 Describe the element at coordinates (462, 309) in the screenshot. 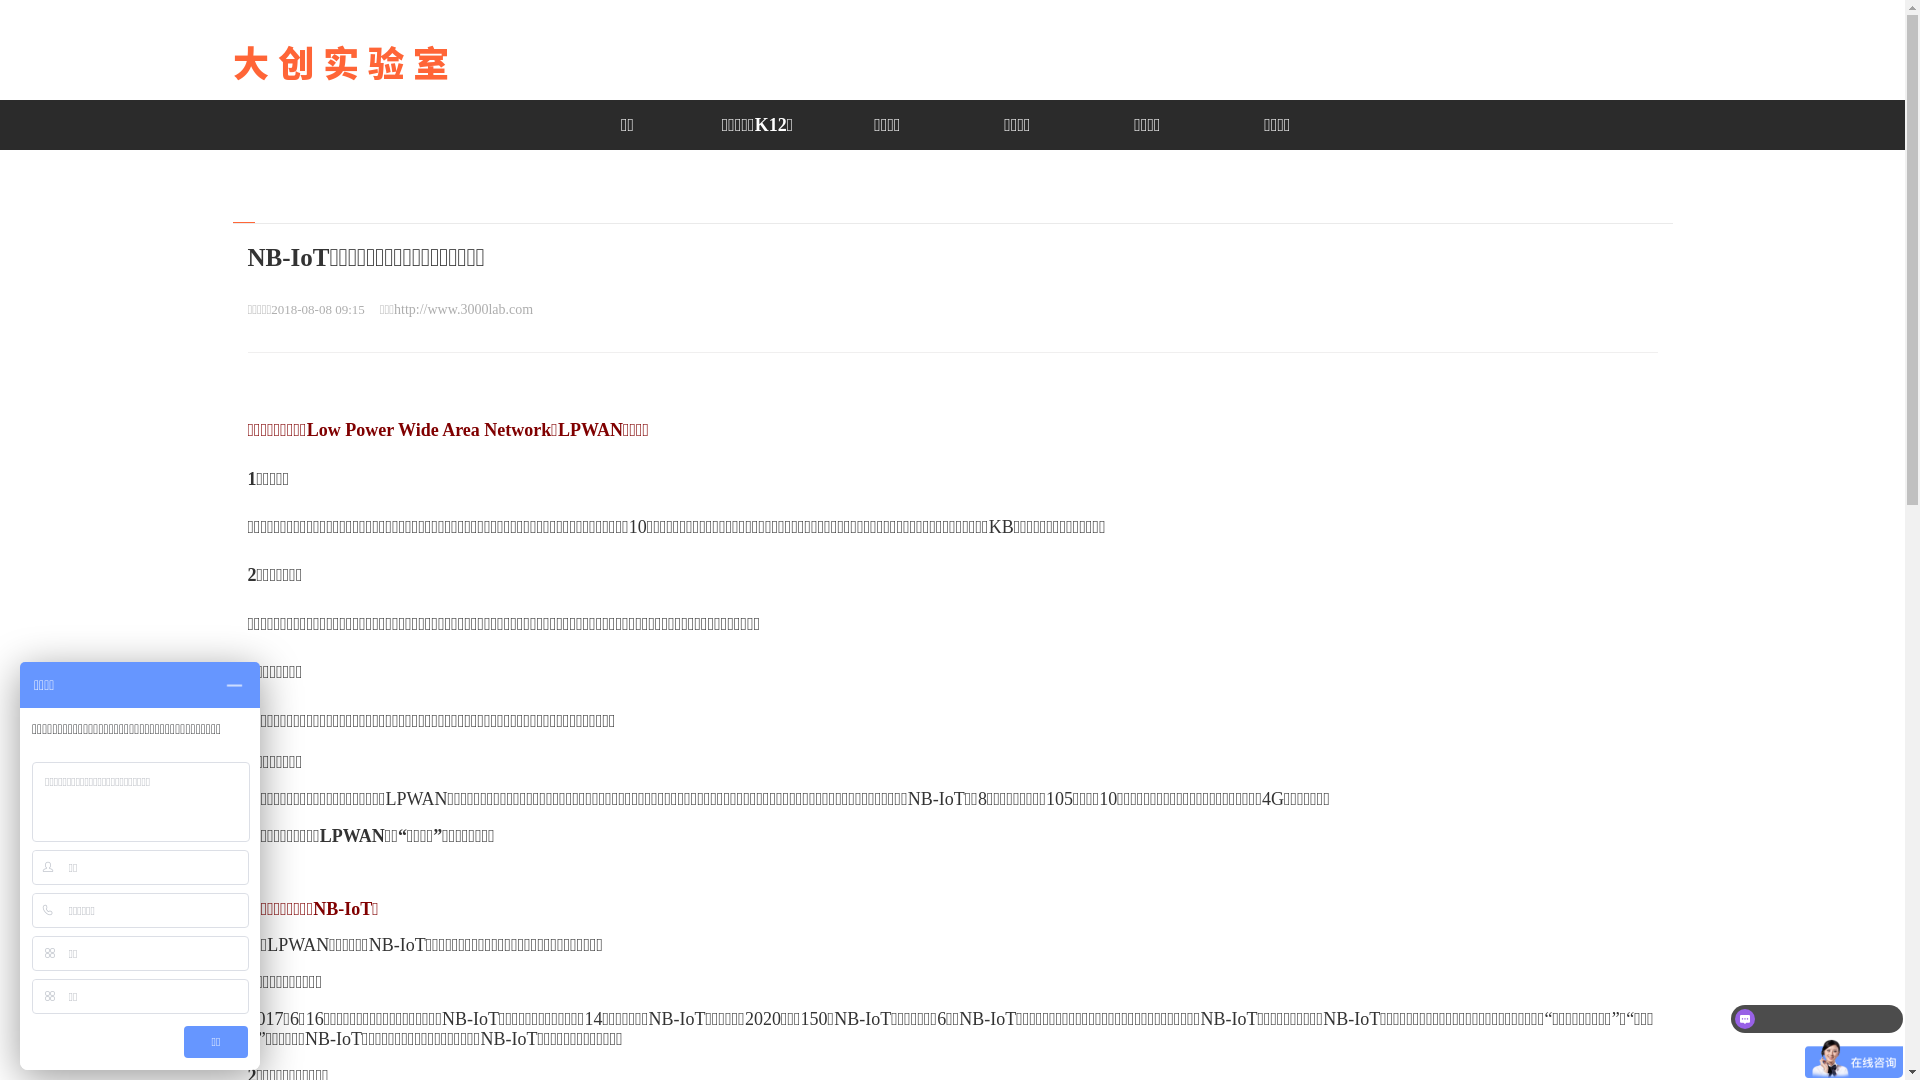

I see `'http://www.3000lab.com'` at that location.